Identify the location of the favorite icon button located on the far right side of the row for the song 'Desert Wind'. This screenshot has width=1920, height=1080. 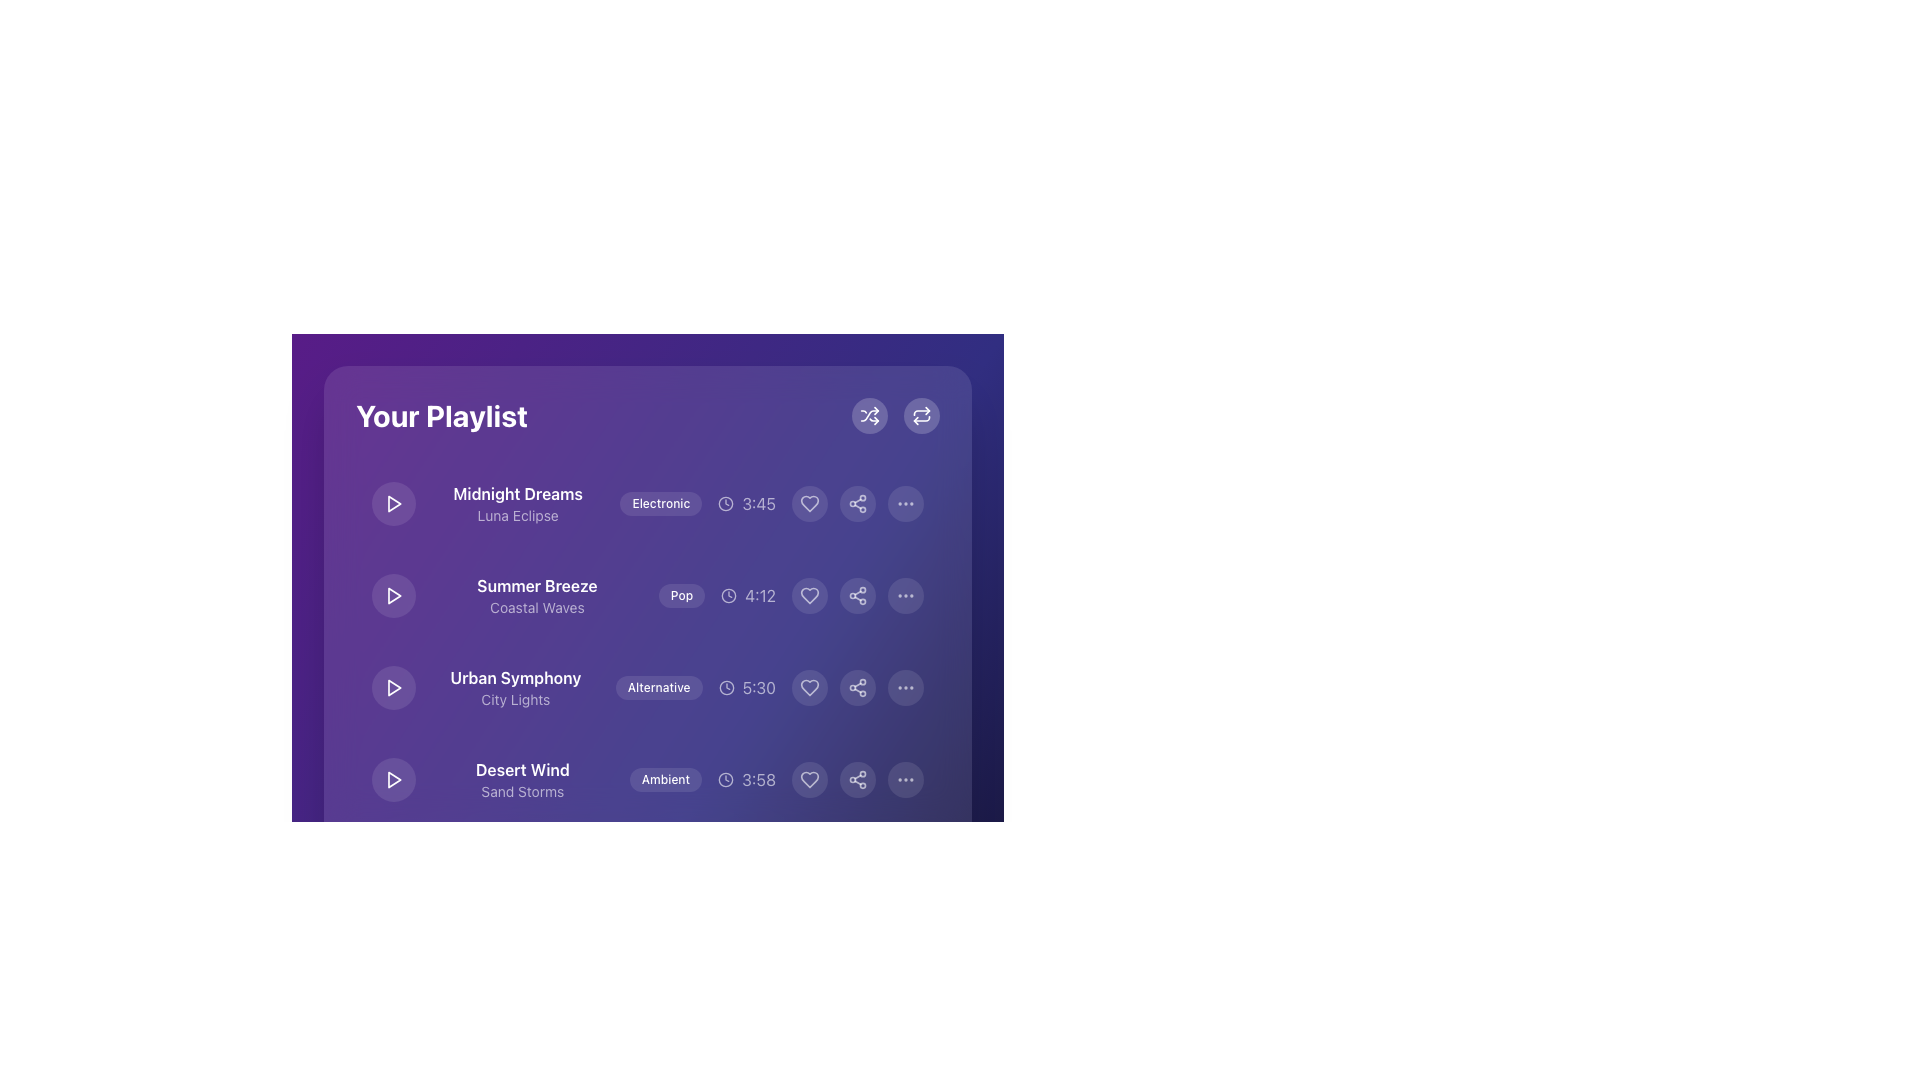
(810, 778).